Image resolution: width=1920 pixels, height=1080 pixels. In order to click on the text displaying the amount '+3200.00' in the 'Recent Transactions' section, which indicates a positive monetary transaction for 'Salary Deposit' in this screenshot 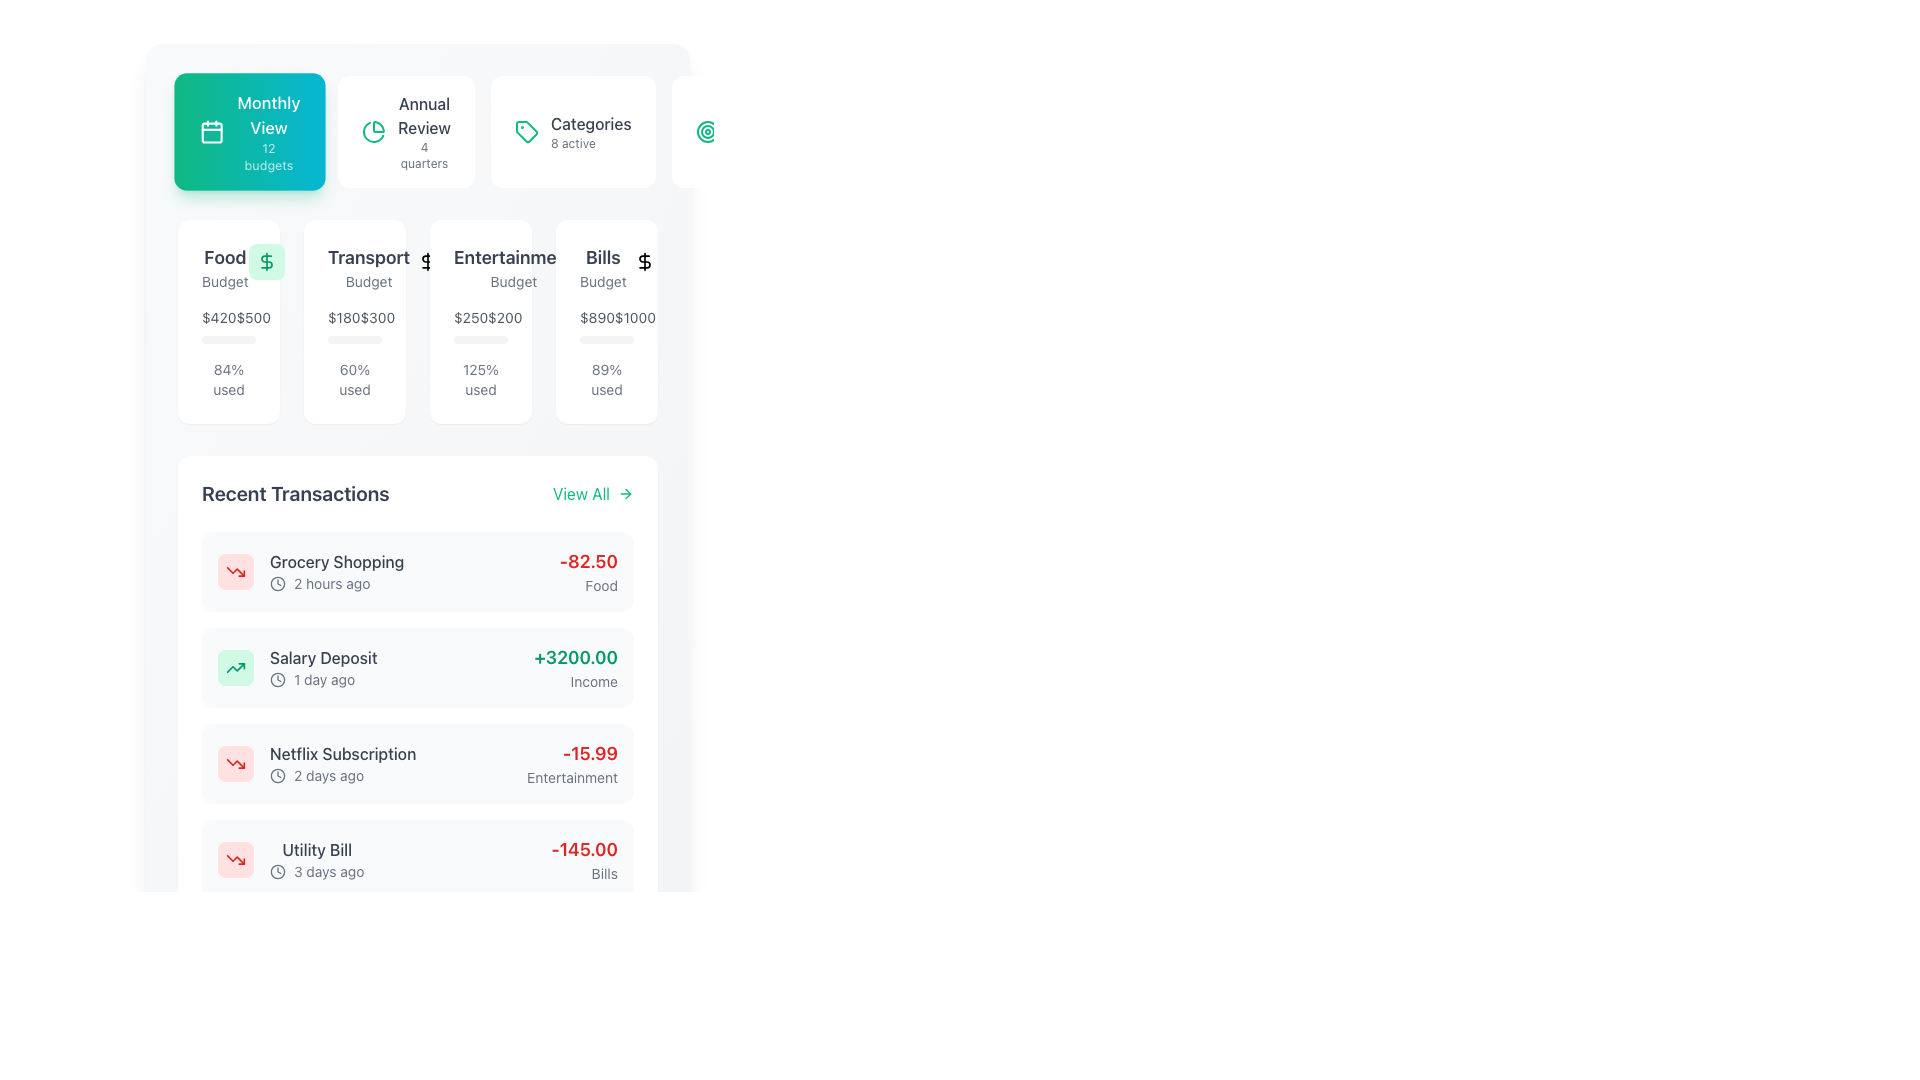, I will do `click(575, 658)`.